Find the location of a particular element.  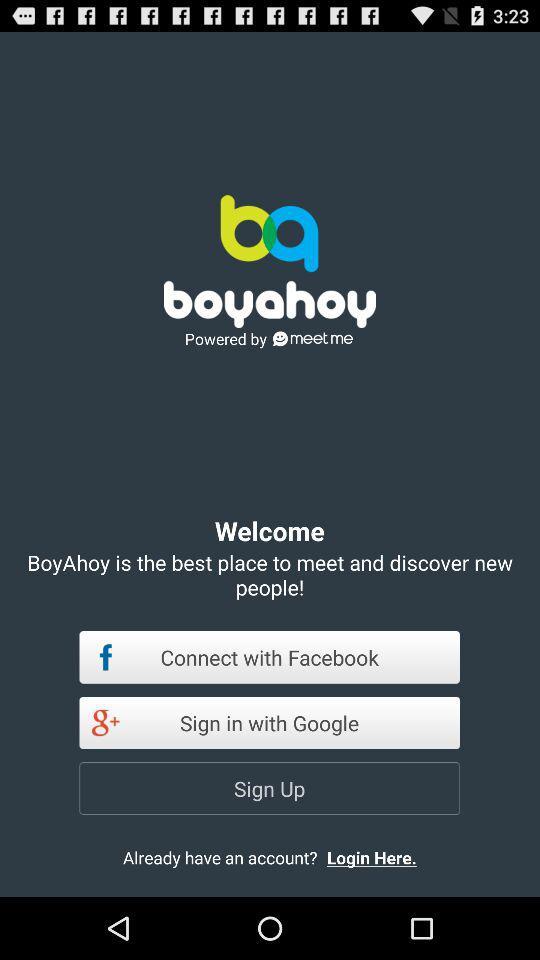

the app at the bottom right corner is located at coordinates (388, 856).